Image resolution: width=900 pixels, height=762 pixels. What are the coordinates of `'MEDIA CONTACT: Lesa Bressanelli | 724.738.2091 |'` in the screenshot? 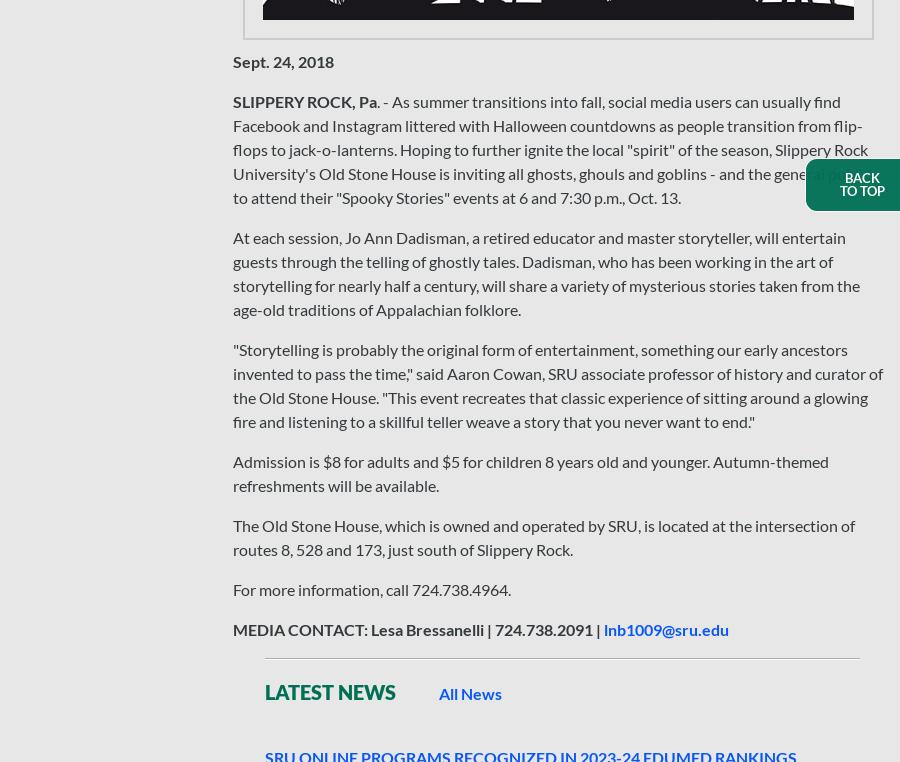 It's located at (418, 629).